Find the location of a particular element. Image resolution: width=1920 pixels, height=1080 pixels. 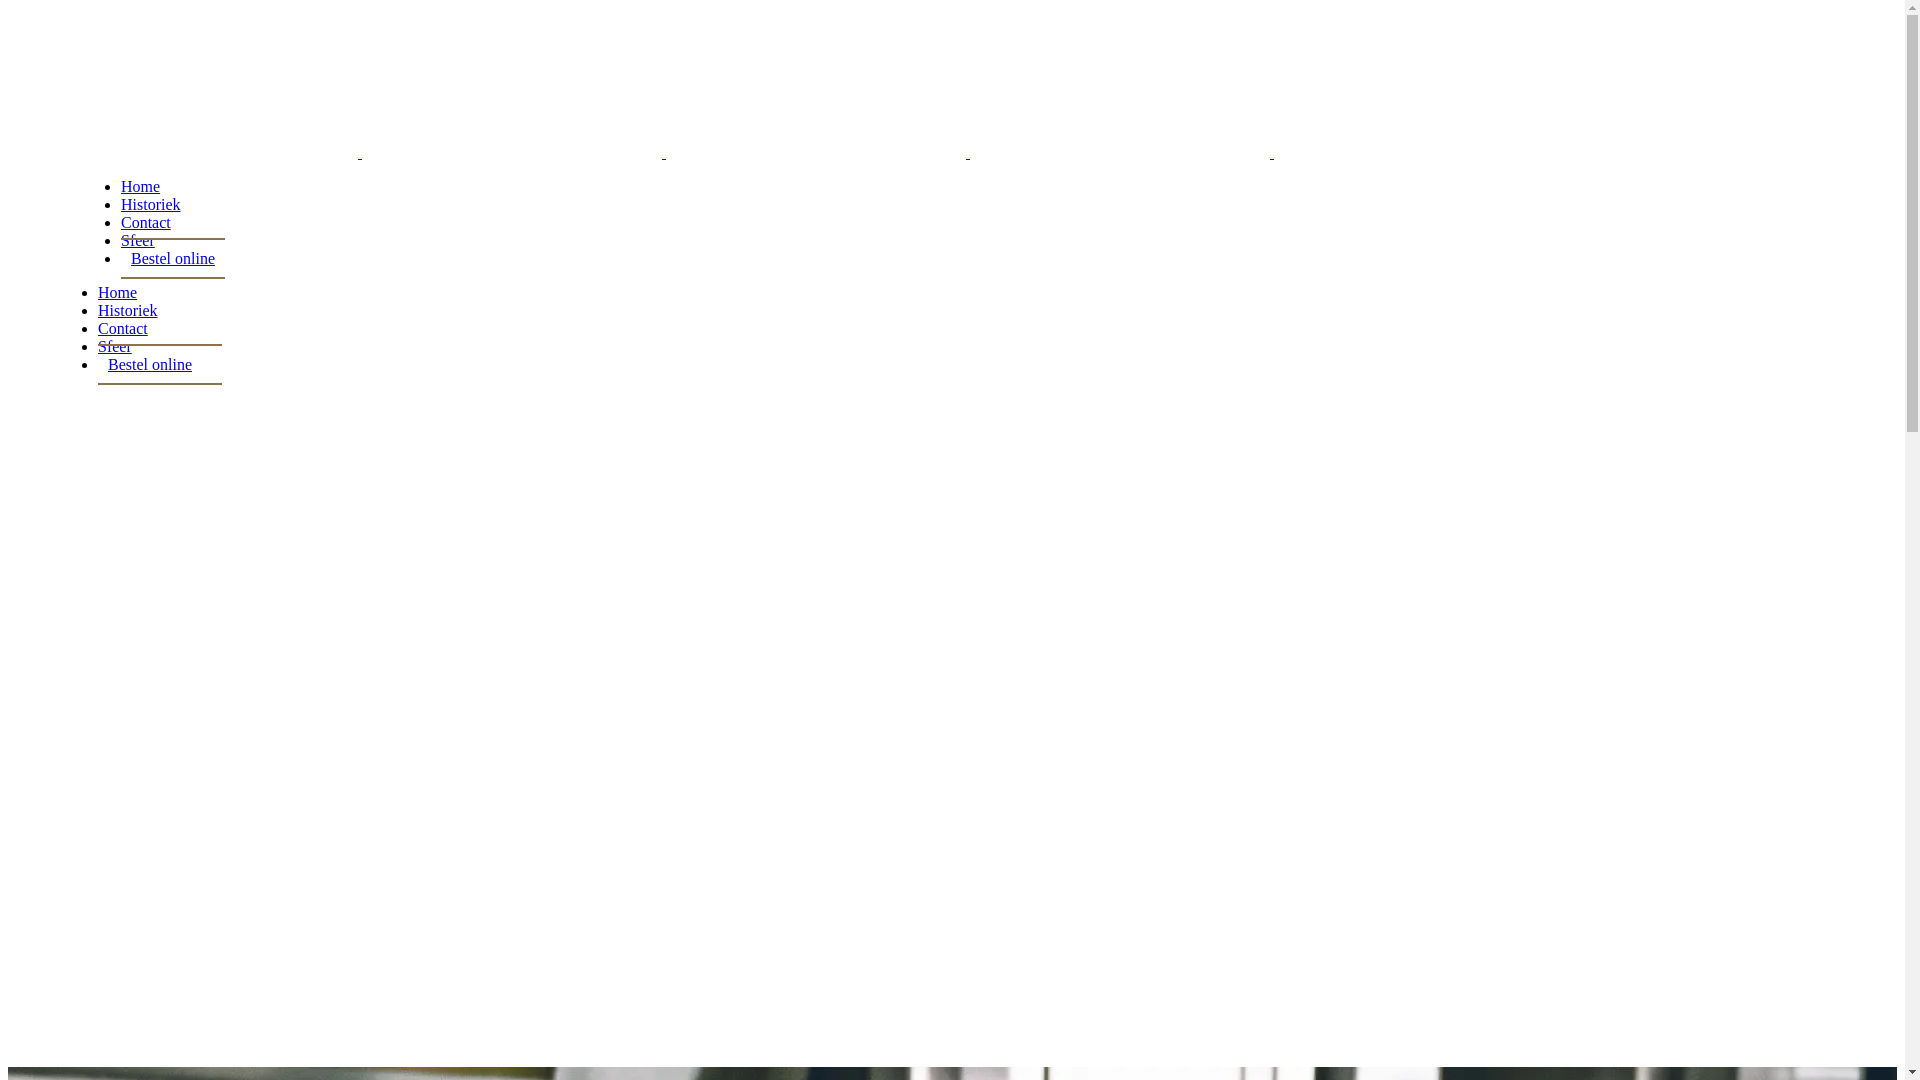

'Historiek' is located at coordinates (127, 310).